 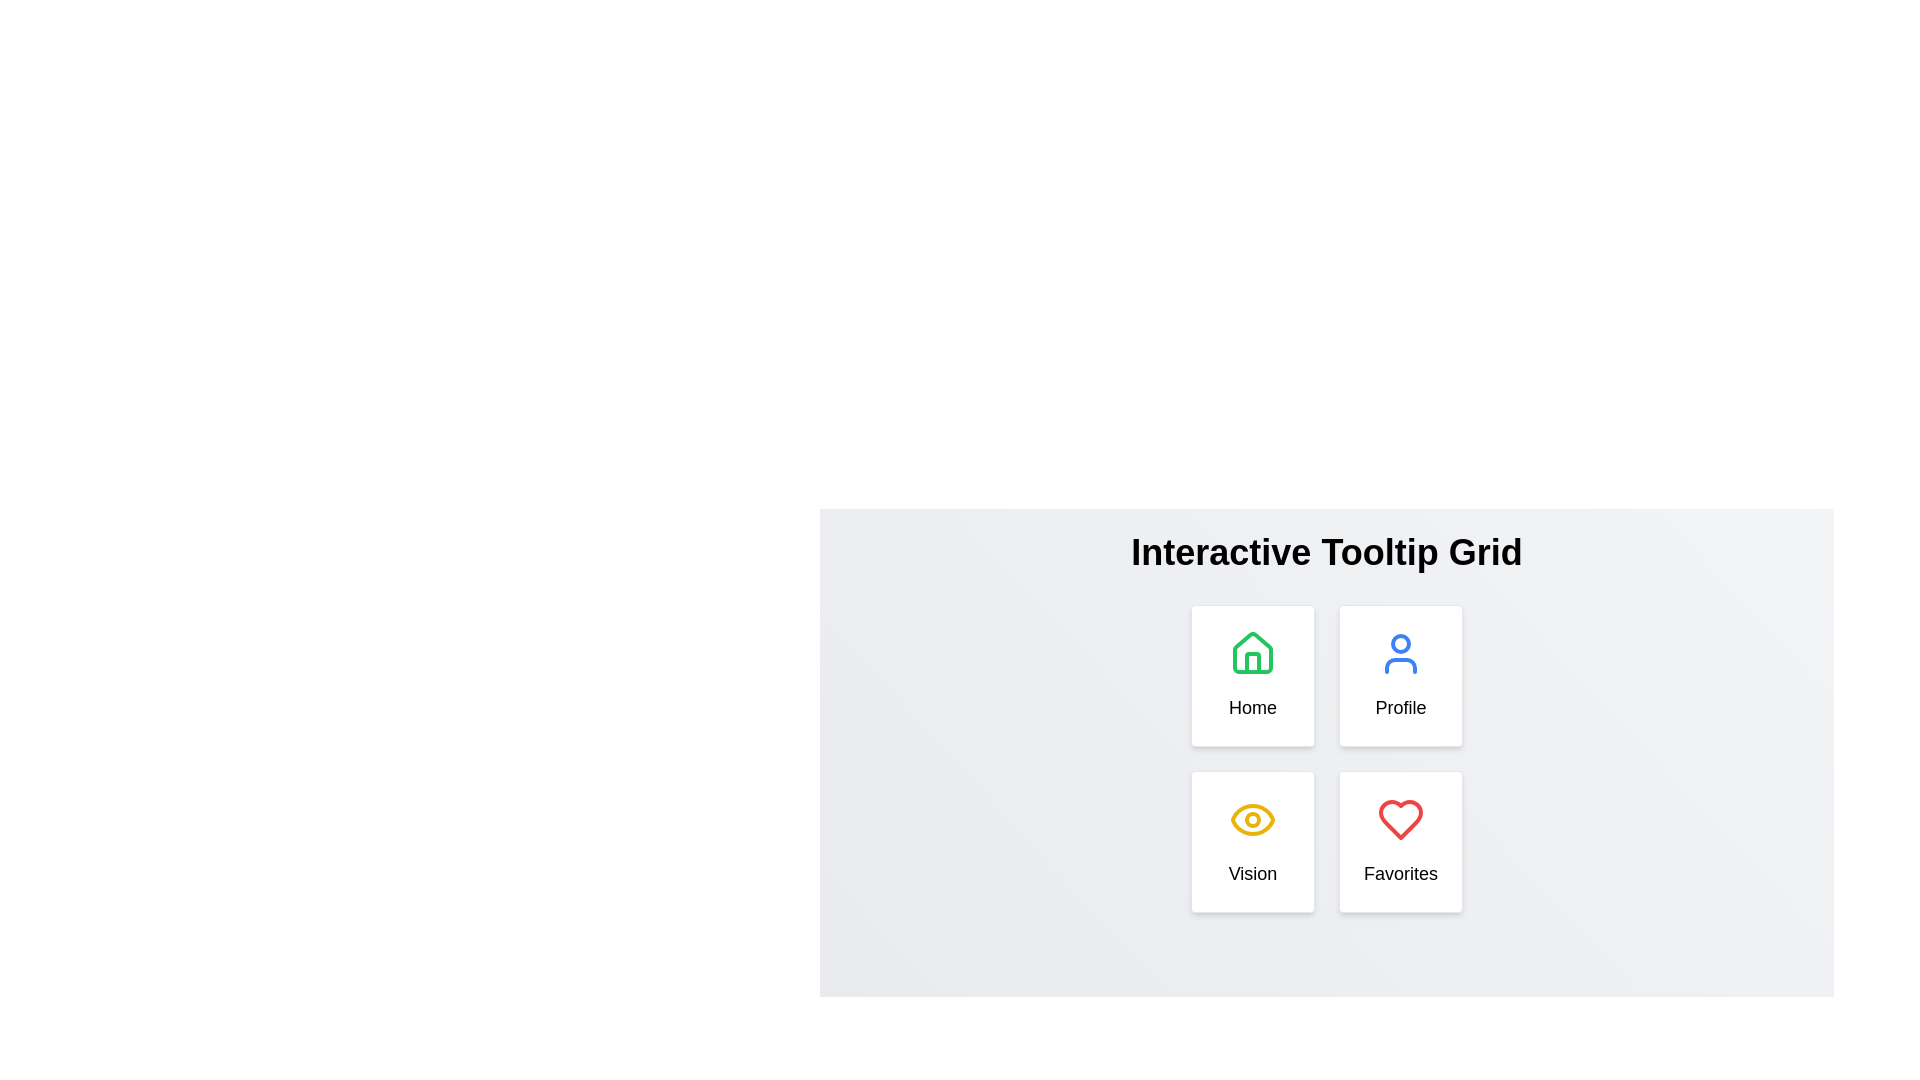 I want to click on on the 'Favorites' card-like display component located in the bottom-right corner of the grid layout, so click(x=1400, y=841).